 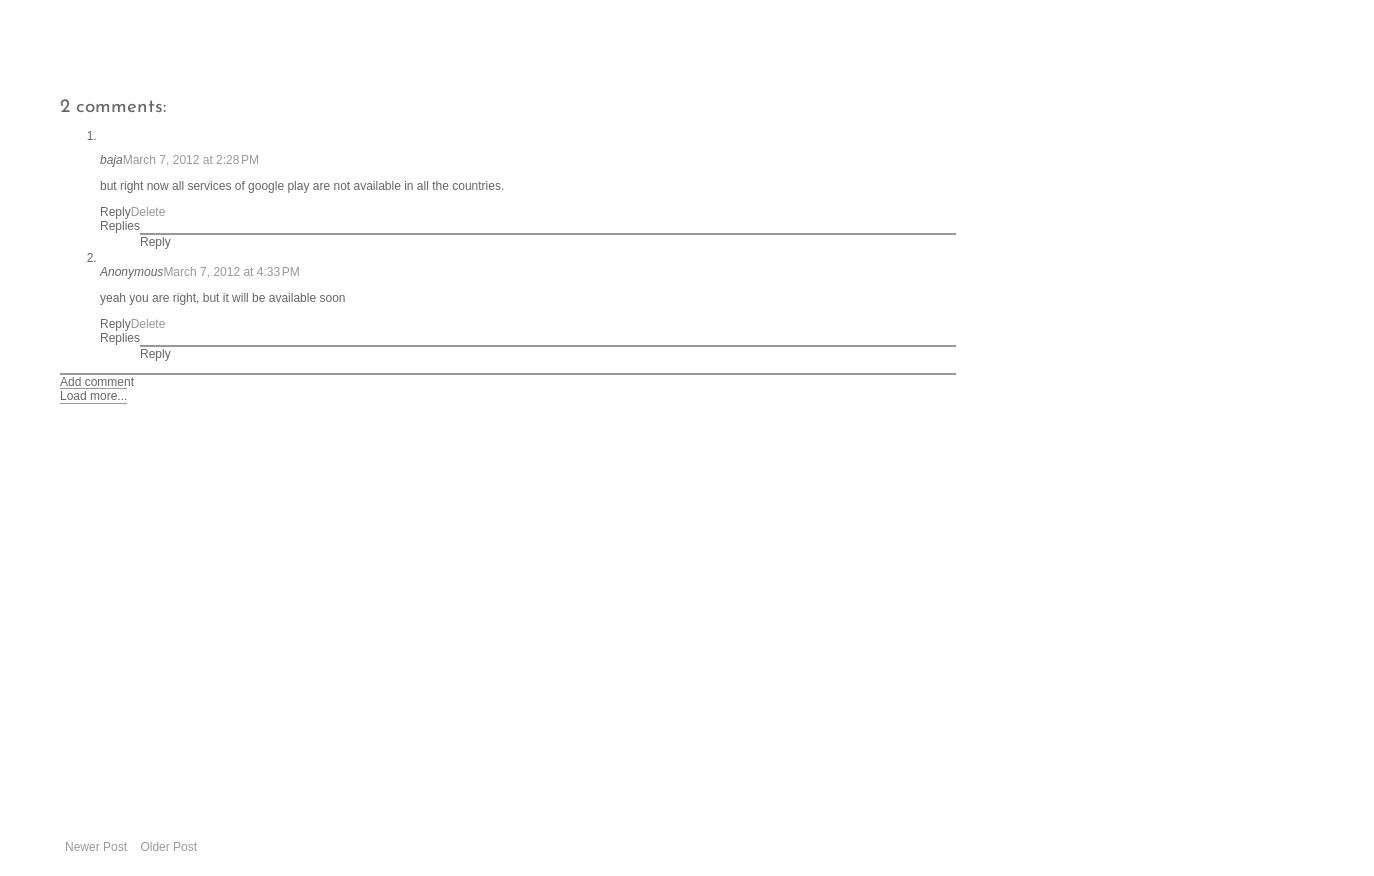 What do you see at coordinates (189, 157) in the screenshot?
I see `'March 7, 2012 at 2:28 PM'` at bounding box center [189, 157].